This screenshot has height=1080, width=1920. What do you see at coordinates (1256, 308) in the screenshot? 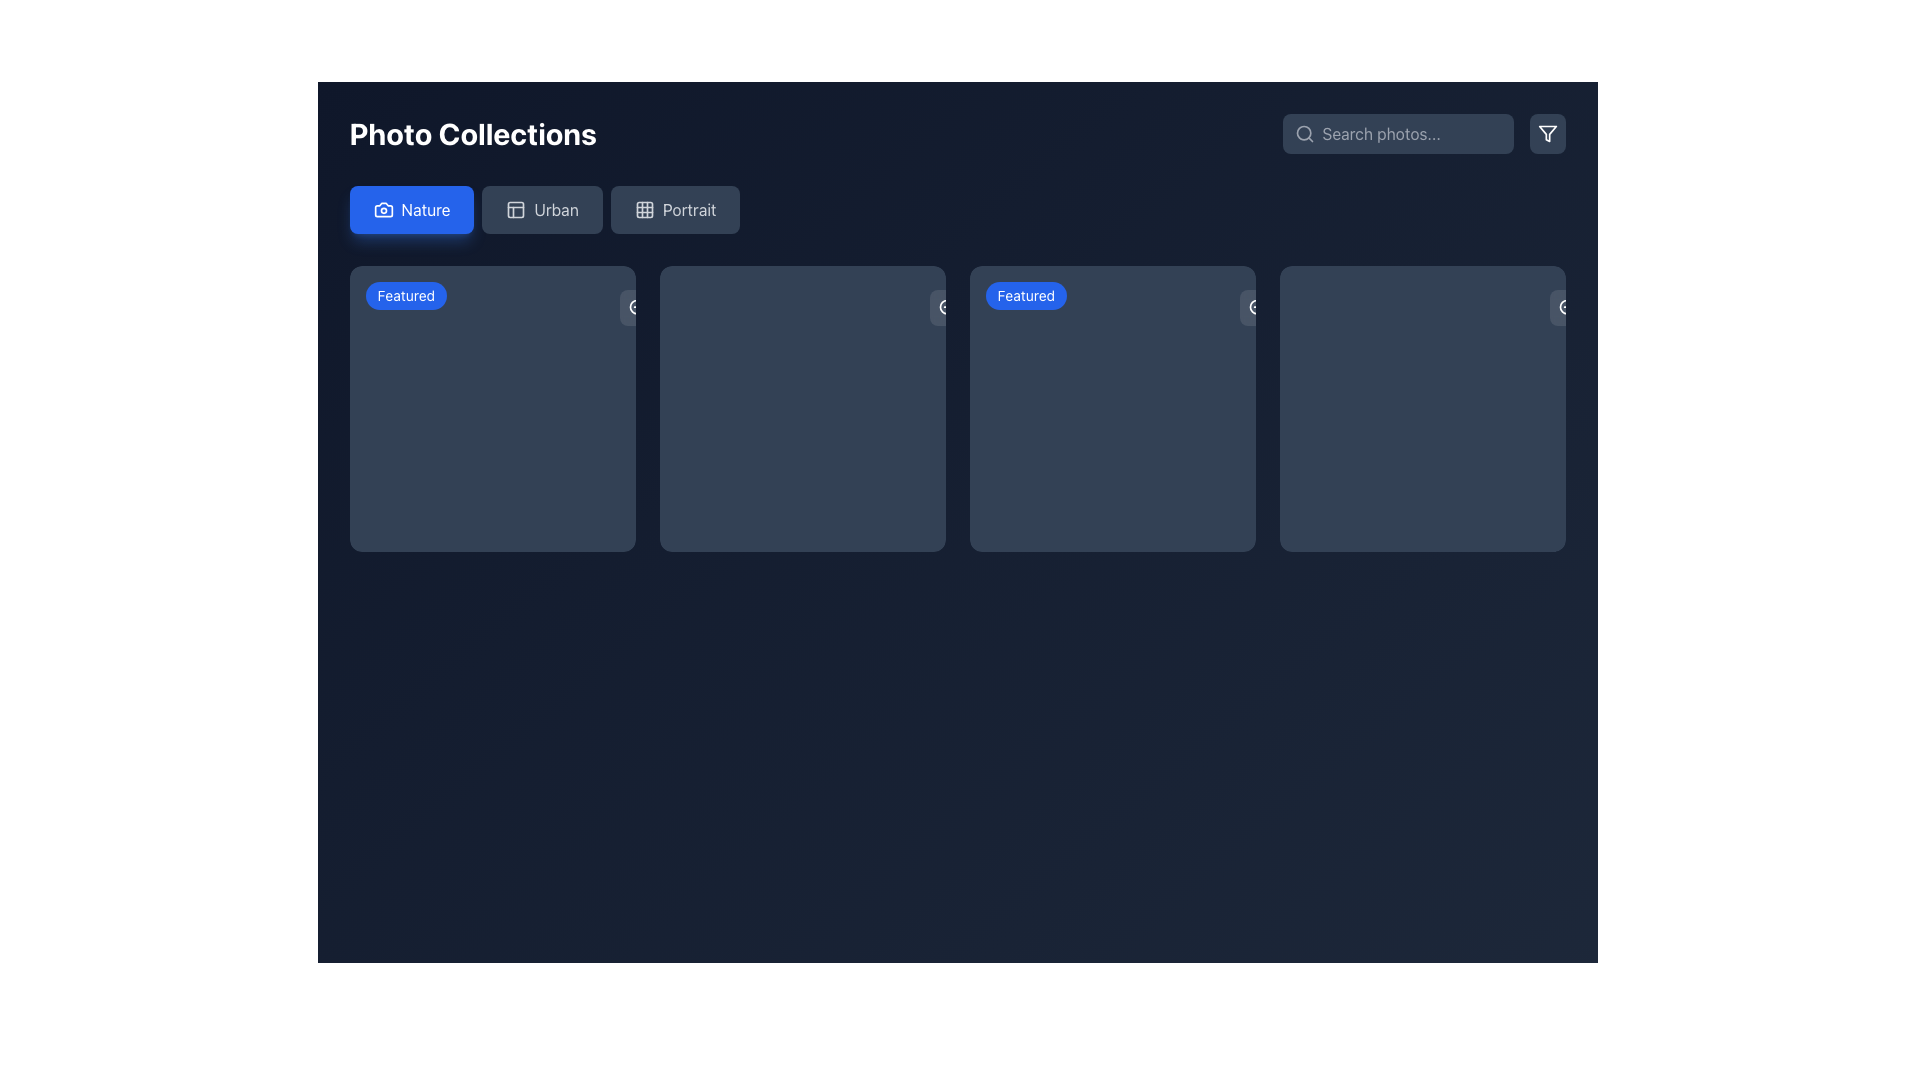
I see `the first zoom button located on the right edge of the third image card in a 2x2 grid layout to zoom in on the image` at bounding box center [1256, 308].